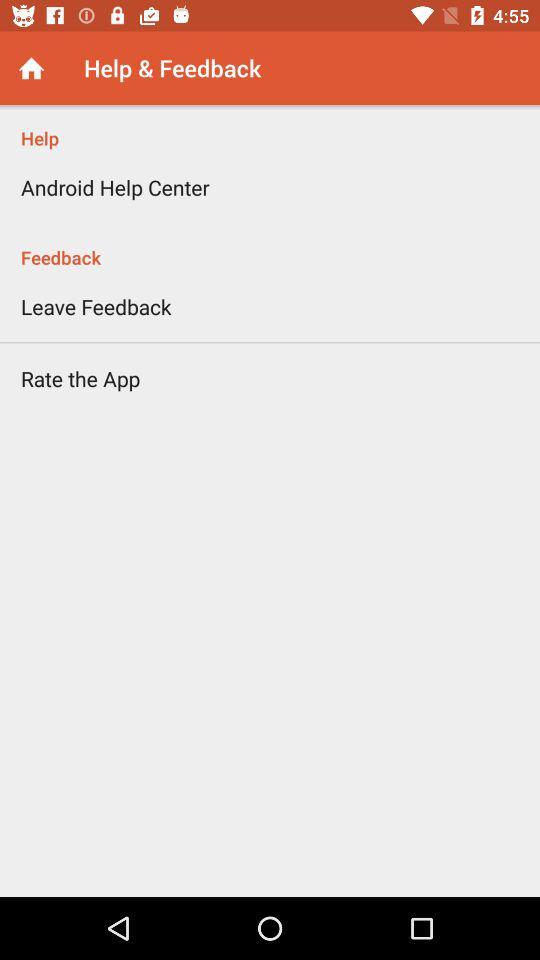  Describe the element at coordinates (95, 306) in the screenshot. I see `leave feedback` at that location.